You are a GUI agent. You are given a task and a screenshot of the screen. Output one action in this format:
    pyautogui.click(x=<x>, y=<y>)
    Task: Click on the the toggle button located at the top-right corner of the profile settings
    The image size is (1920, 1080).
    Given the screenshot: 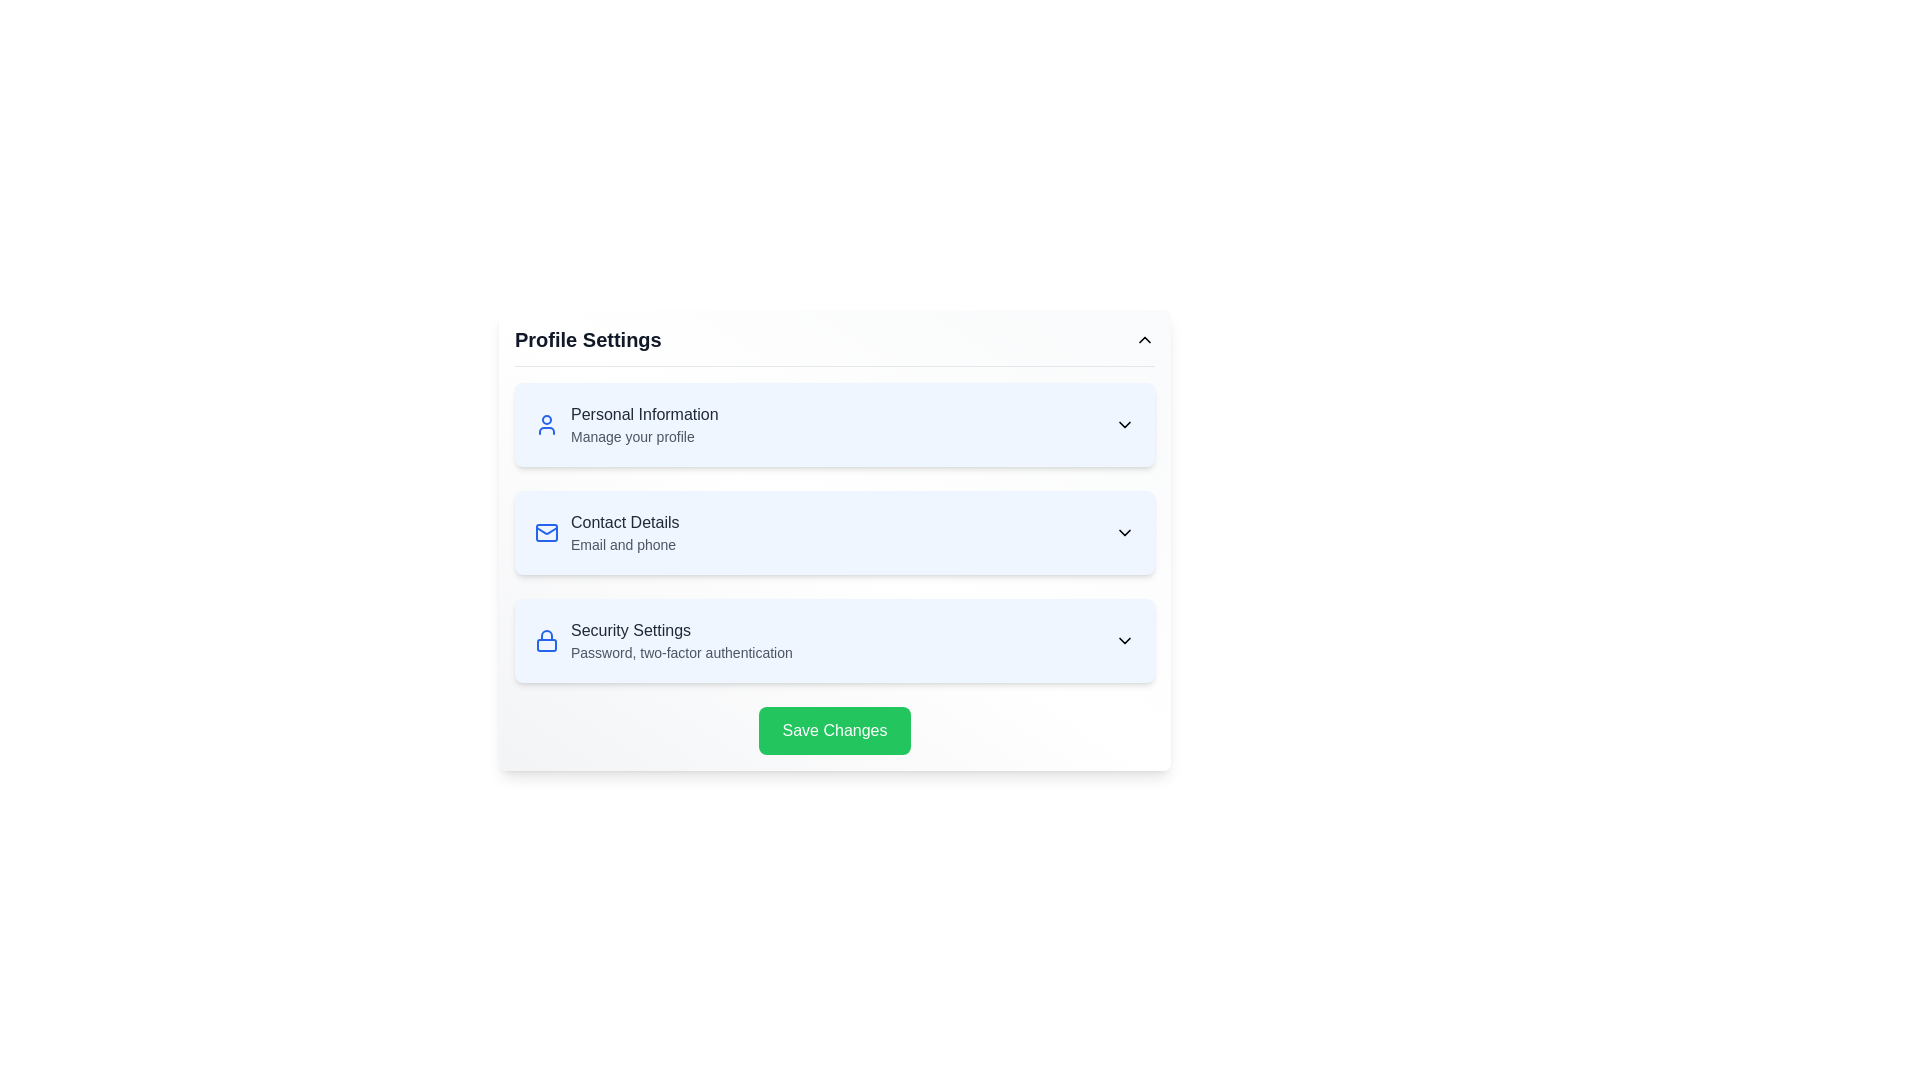 What is the action you would take?
    pyautogui.click(x=1145, y=338)
    